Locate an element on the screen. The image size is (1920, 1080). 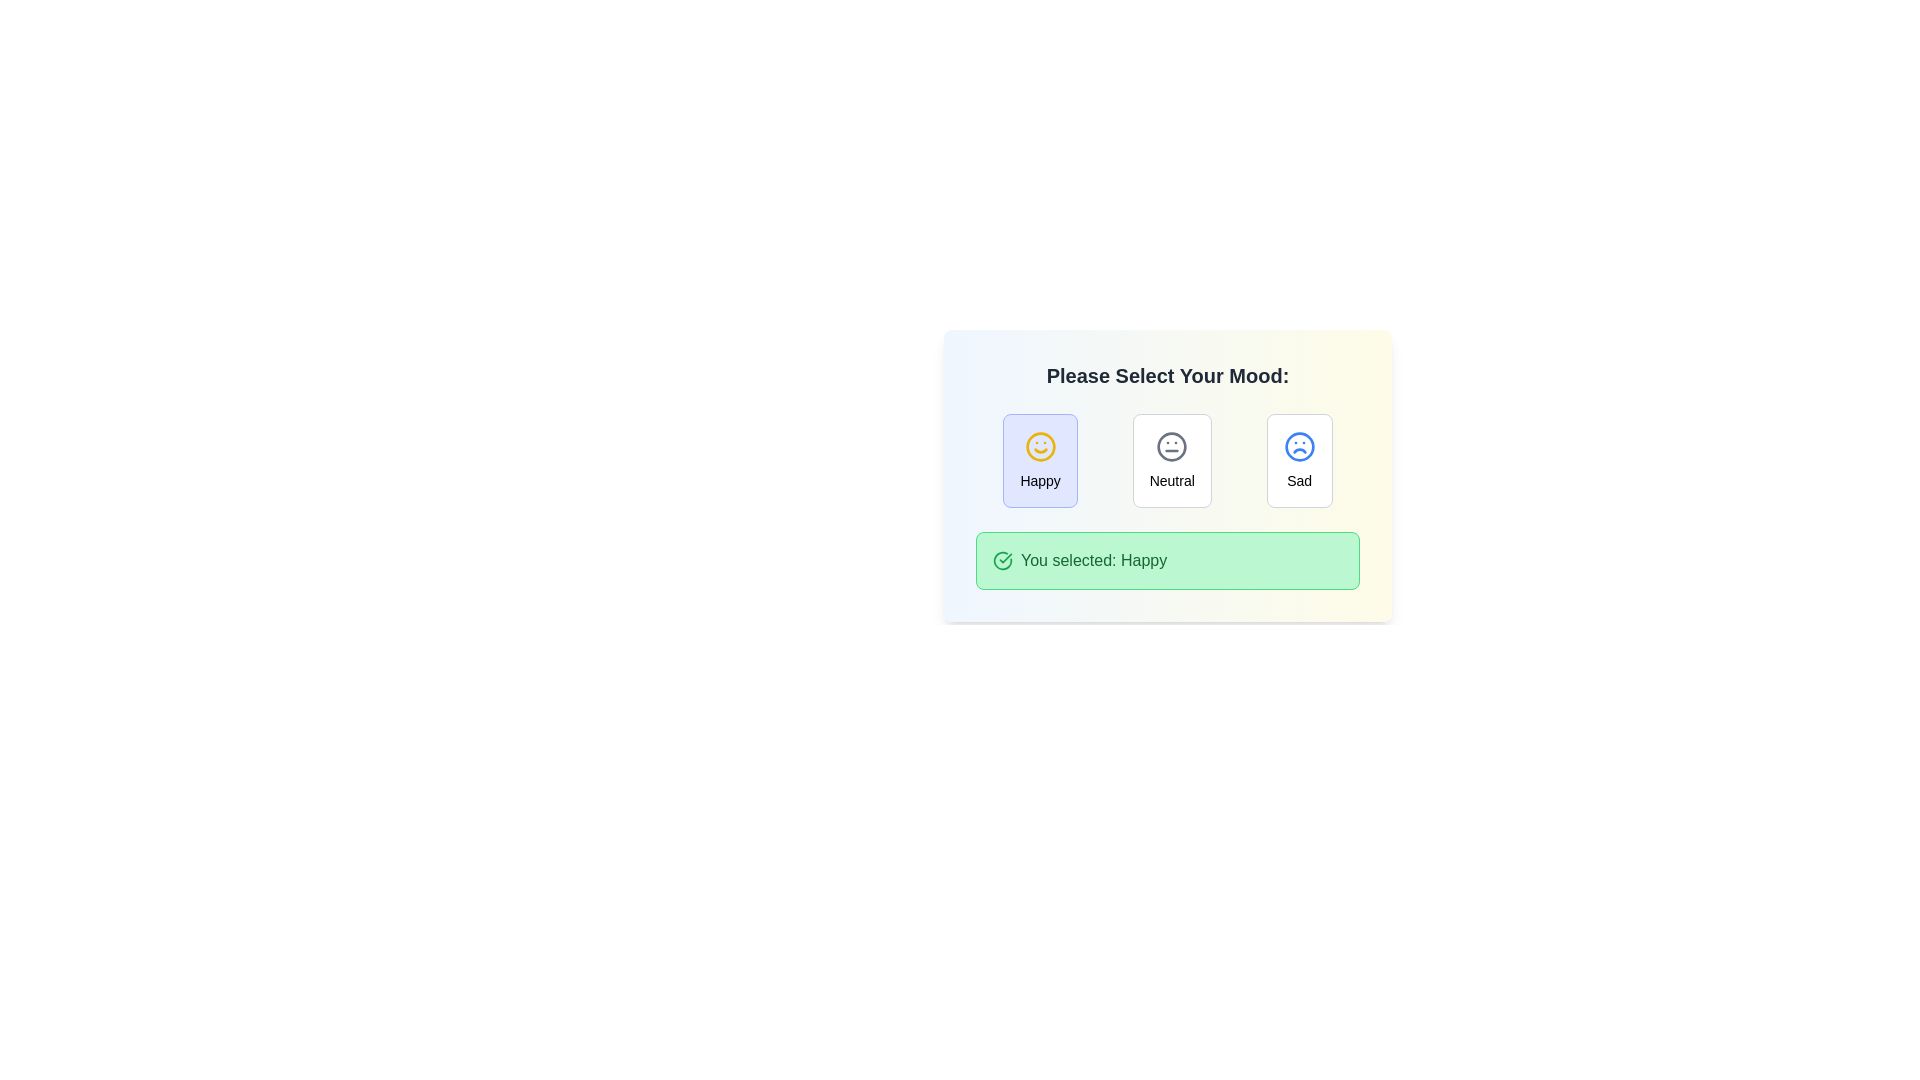
the text label that identifies the mood category represented by the icon above it, located in the central column below the neutral face icon is located at coordinates (1172, 481).